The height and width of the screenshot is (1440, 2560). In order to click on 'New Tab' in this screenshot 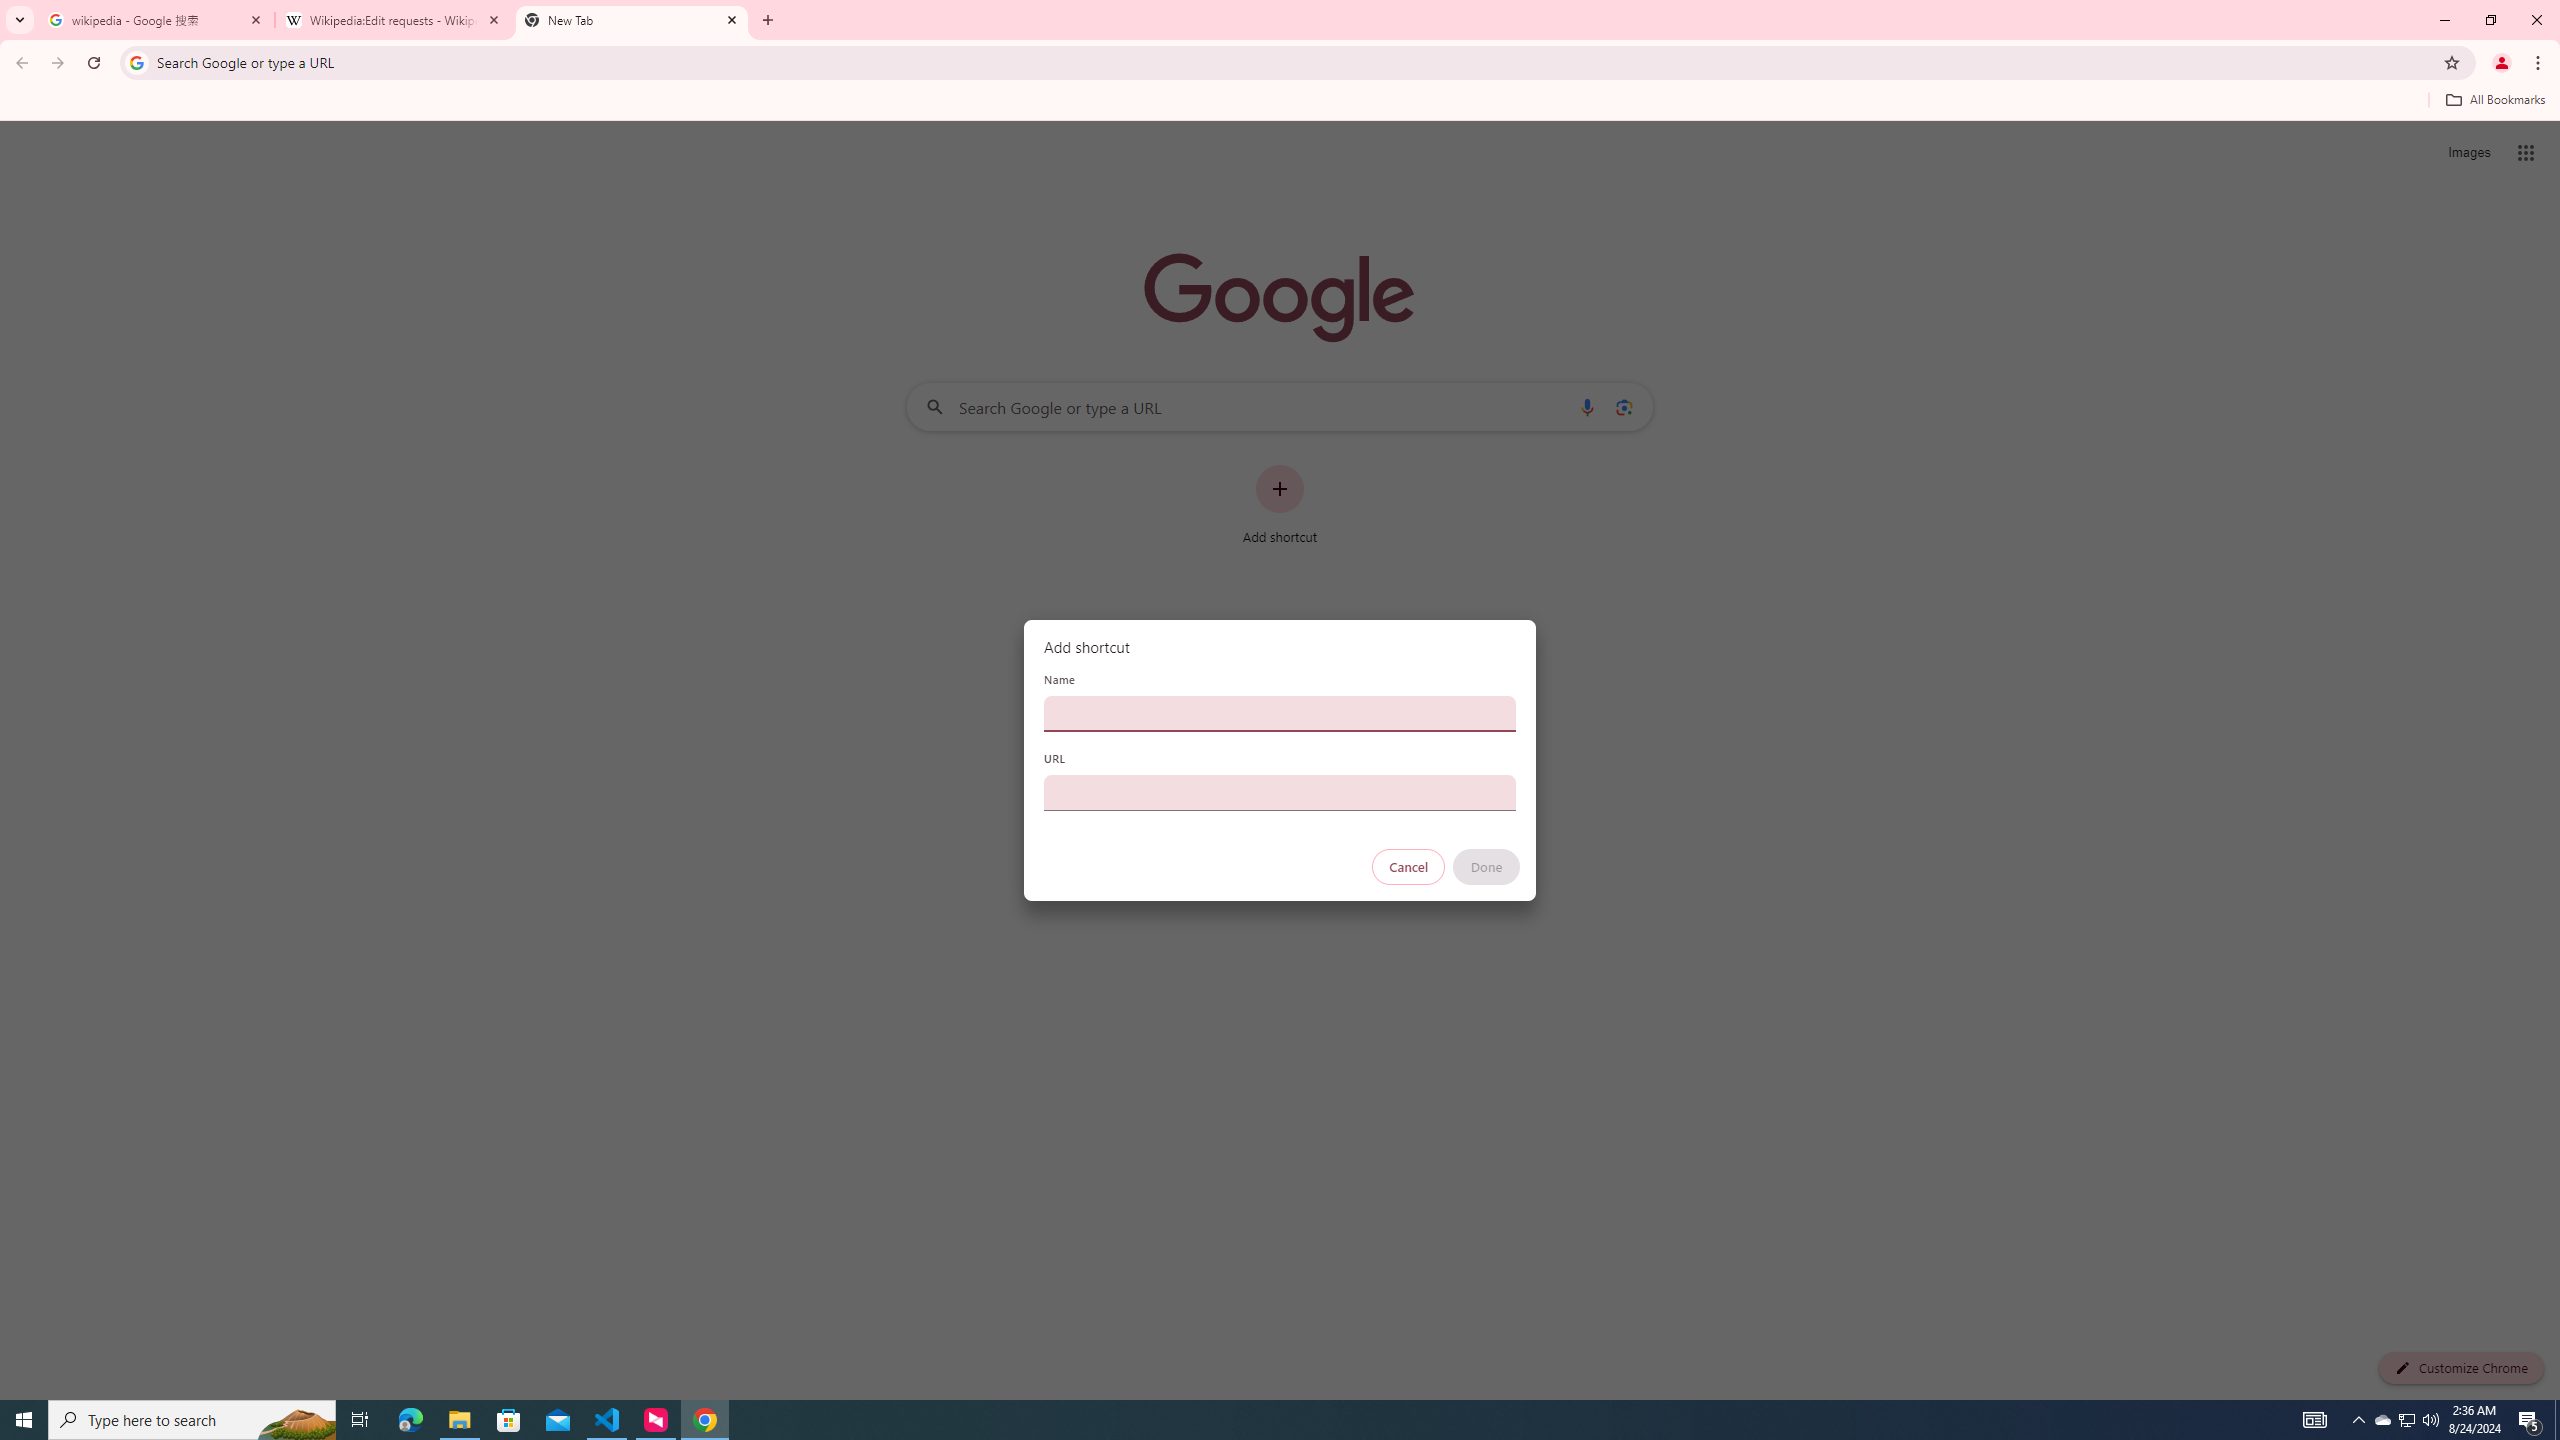, I will do `click(631, 19)`.